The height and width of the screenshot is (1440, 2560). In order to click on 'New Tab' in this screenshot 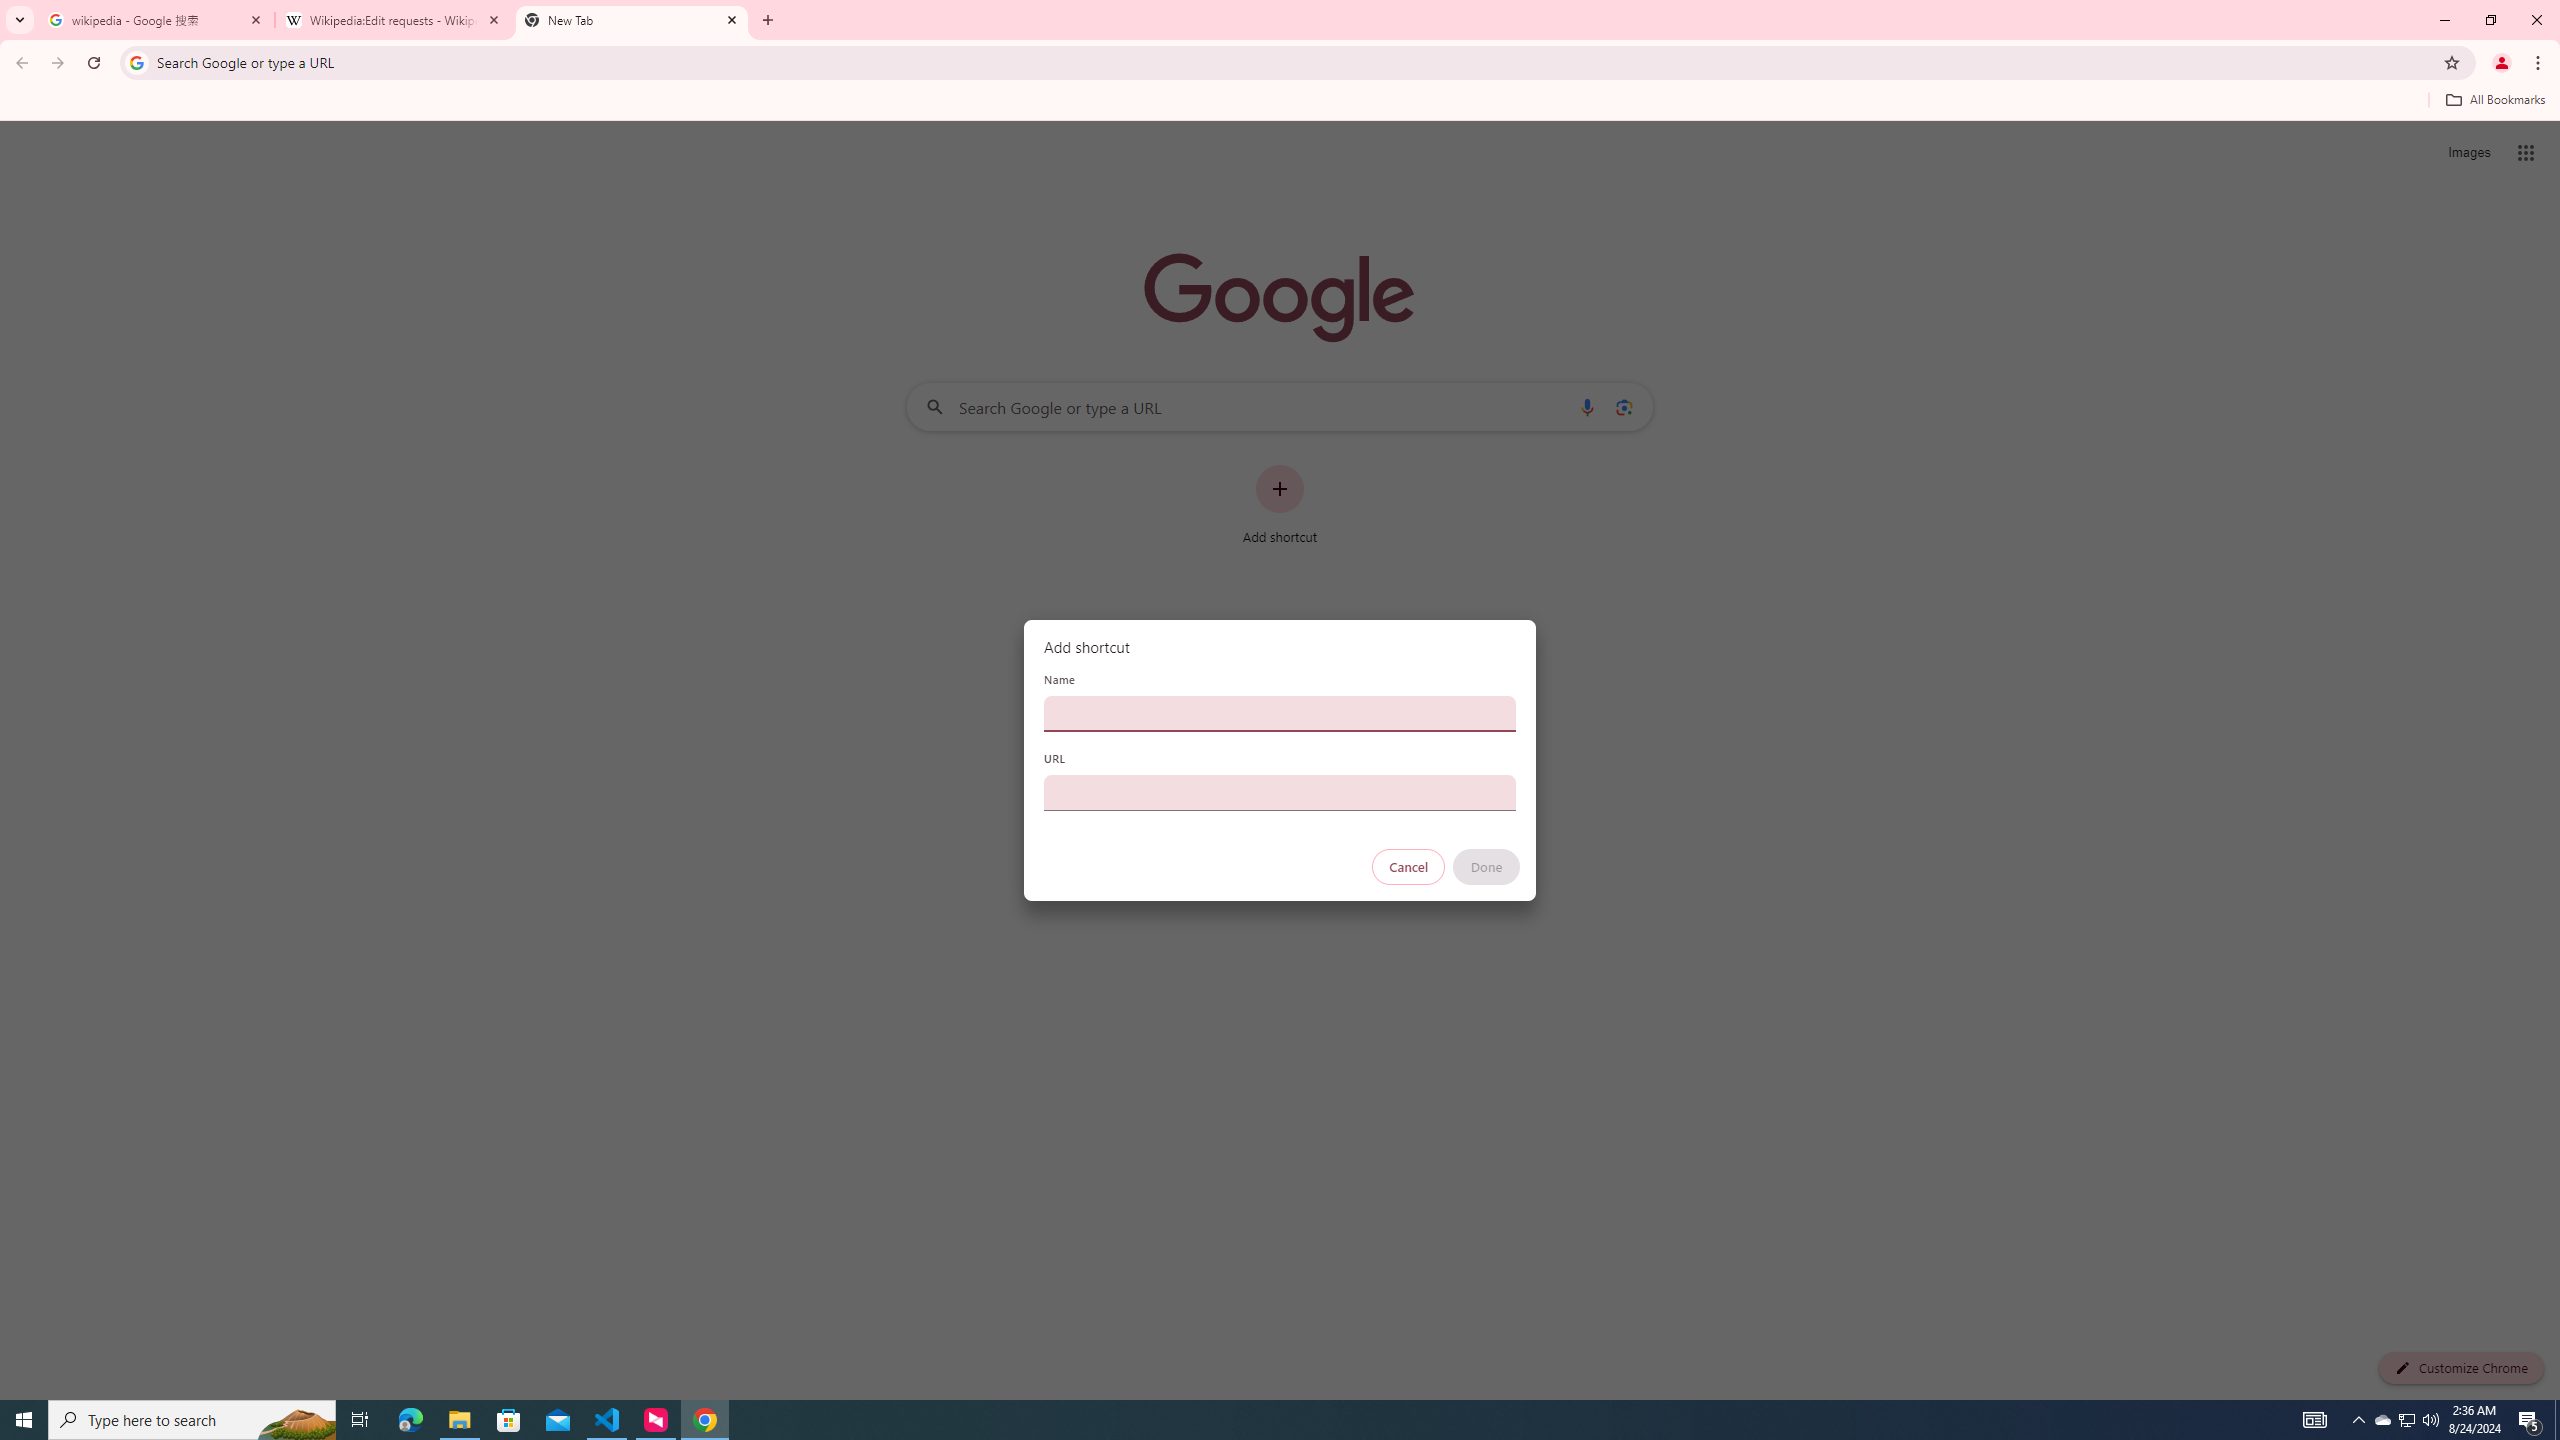, I will do `click(631, 19)`.